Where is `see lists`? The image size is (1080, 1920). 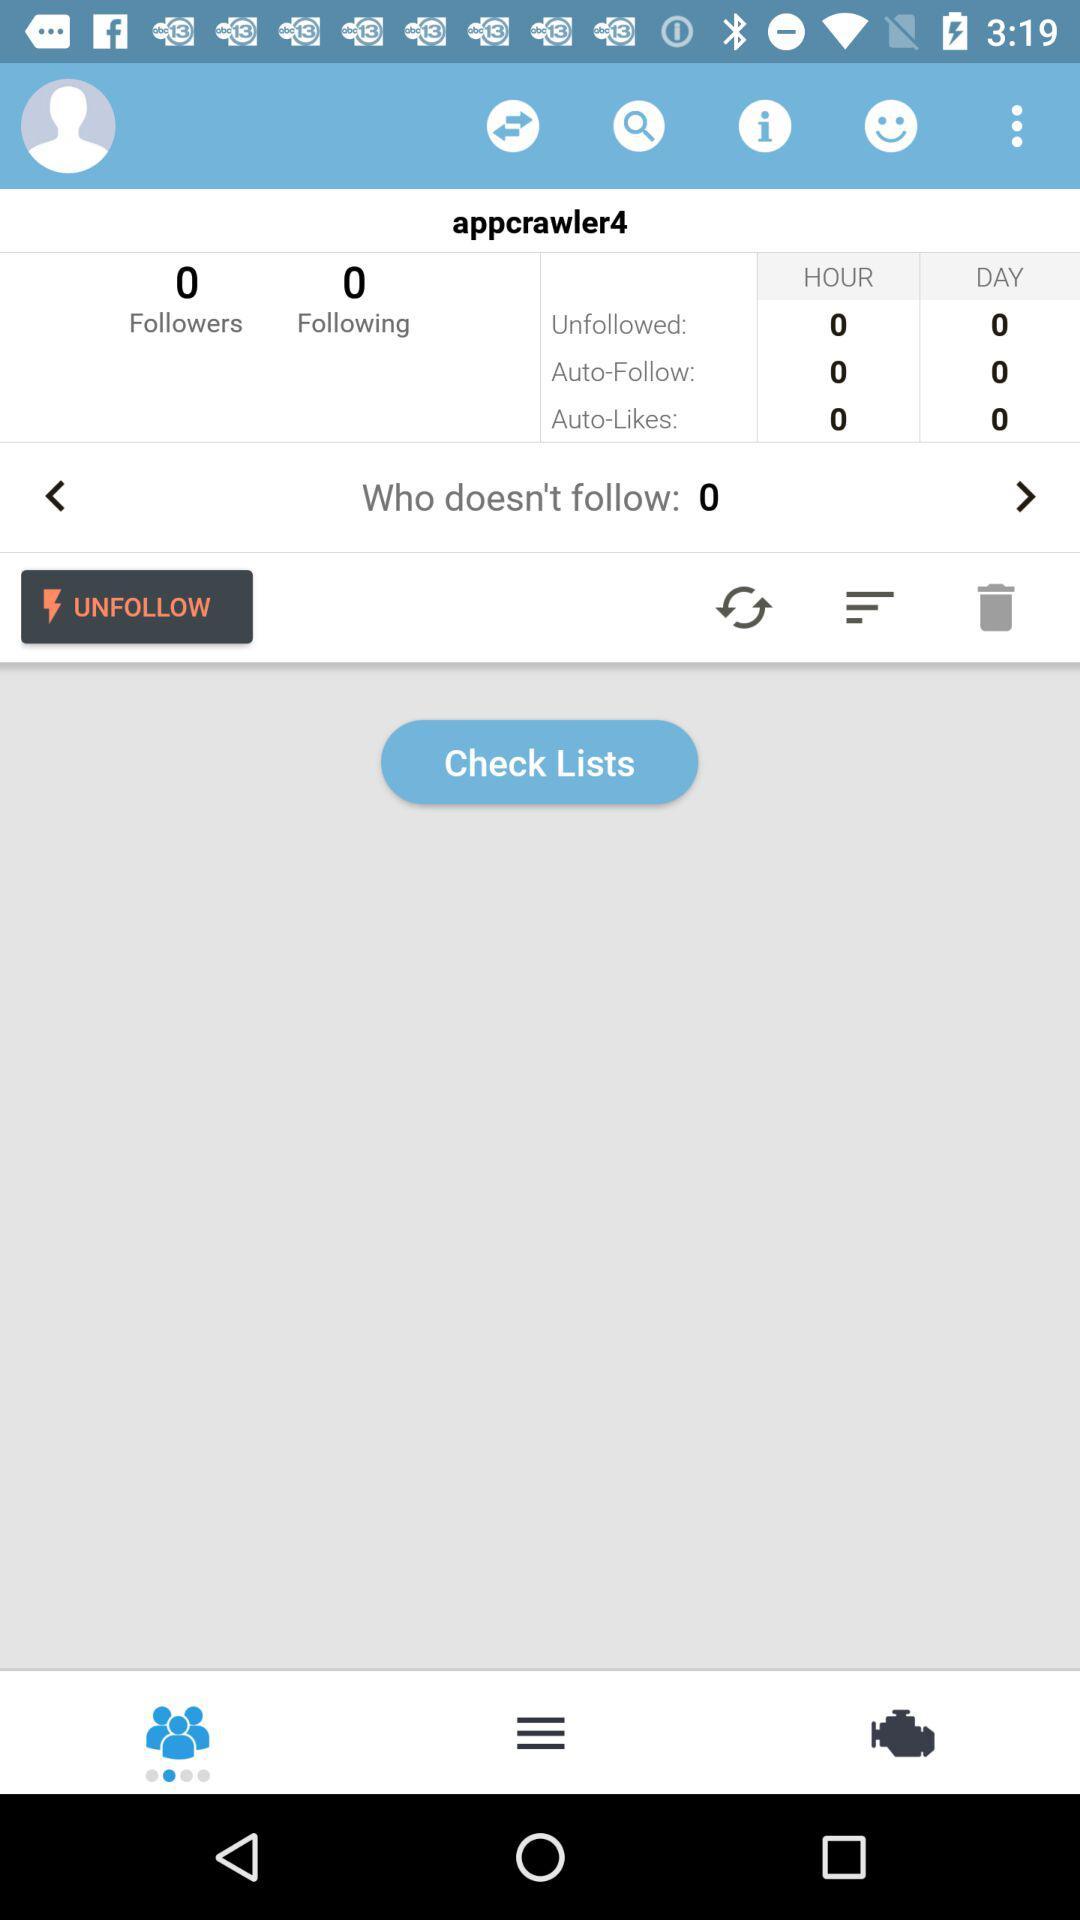
see lists is located at coordinates (869, 606).